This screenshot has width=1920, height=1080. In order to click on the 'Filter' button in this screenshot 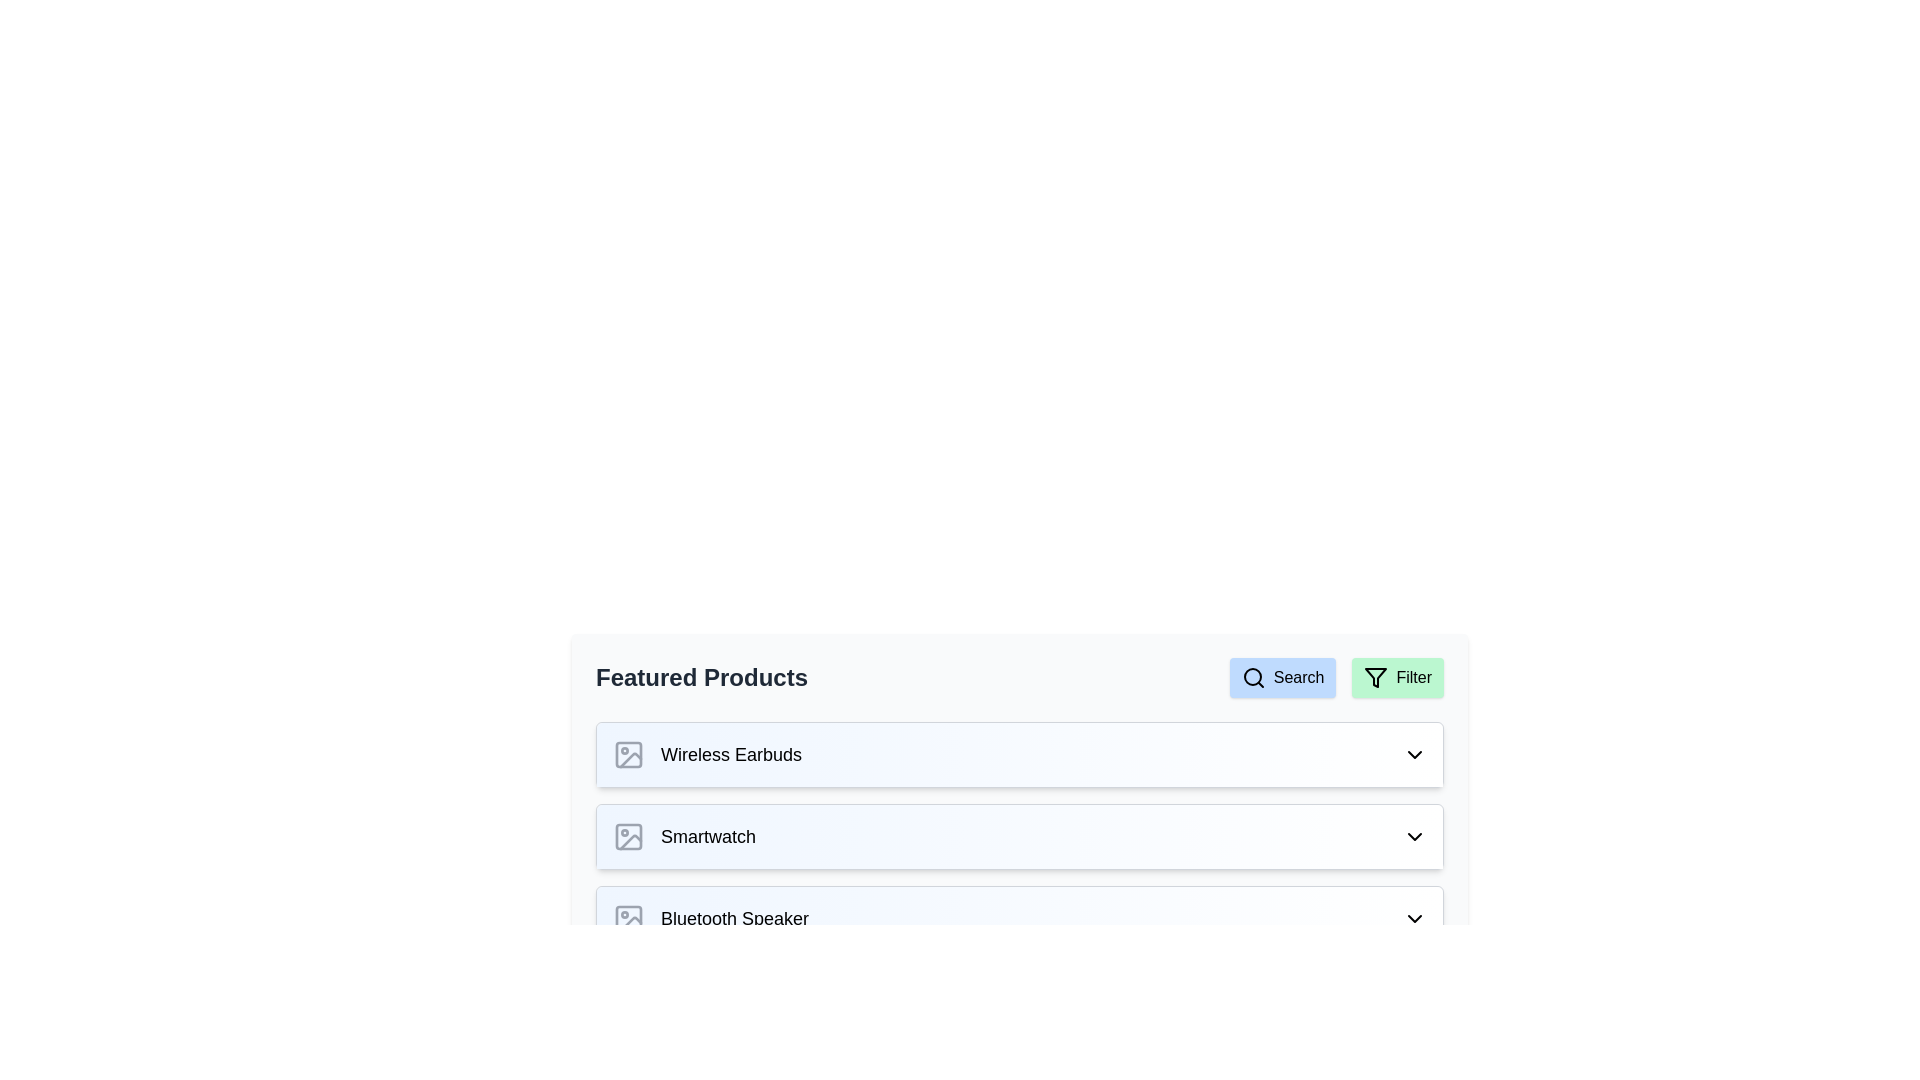, I will do `click(1397, 677)`.